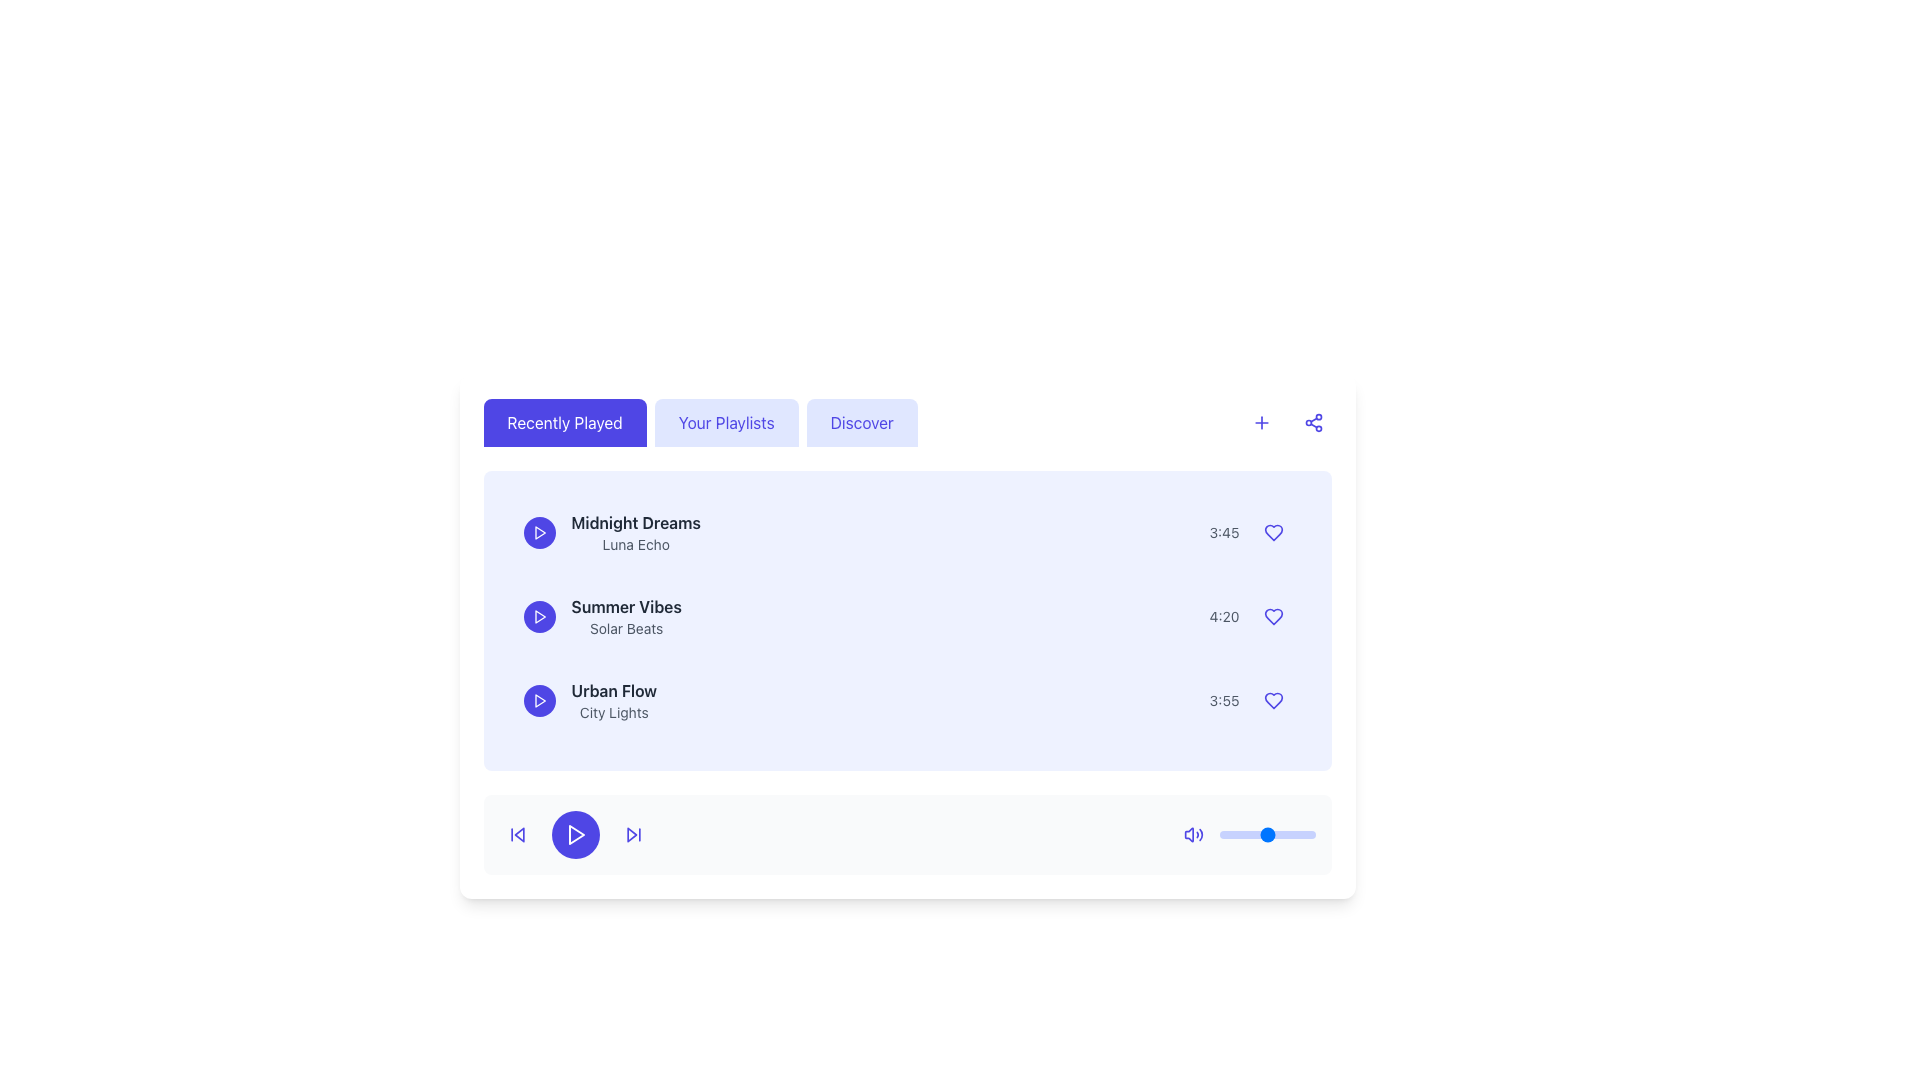 This screenshot has width=1920, height=1080. What do you see at coordinates (1260, 422) in the screenshot?
I see `the circular button with a plus symbol (+) located in the header section, aligned to the right side` at bounding box center [1260, 422].